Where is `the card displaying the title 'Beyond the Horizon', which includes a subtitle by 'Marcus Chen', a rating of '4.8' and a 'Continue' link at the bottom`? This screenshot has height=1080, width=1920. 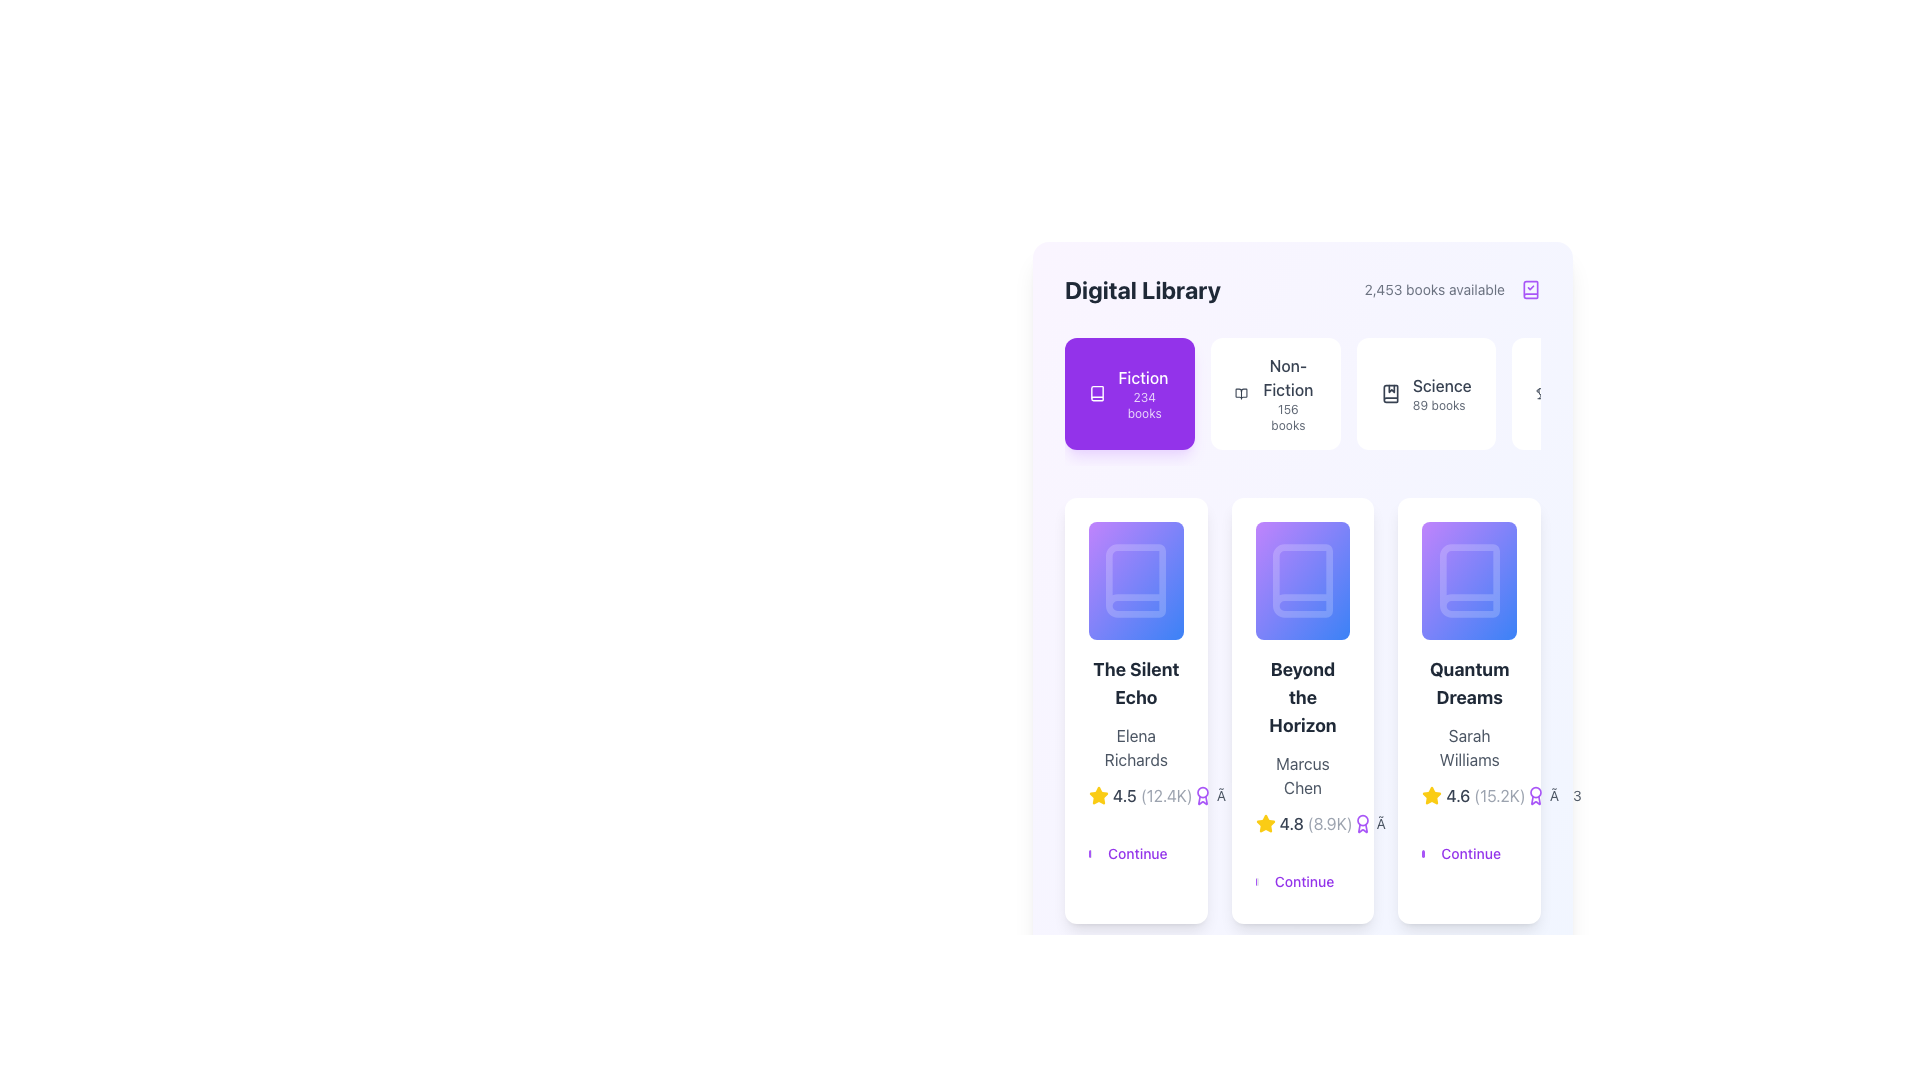
the card displaying the title 'Beyond the Horizon', which includes a subtitle by 'Marcus Chen', a rating of '4.8' and a 'Continue' link at the bottom is located at coordinates (1302, 777).